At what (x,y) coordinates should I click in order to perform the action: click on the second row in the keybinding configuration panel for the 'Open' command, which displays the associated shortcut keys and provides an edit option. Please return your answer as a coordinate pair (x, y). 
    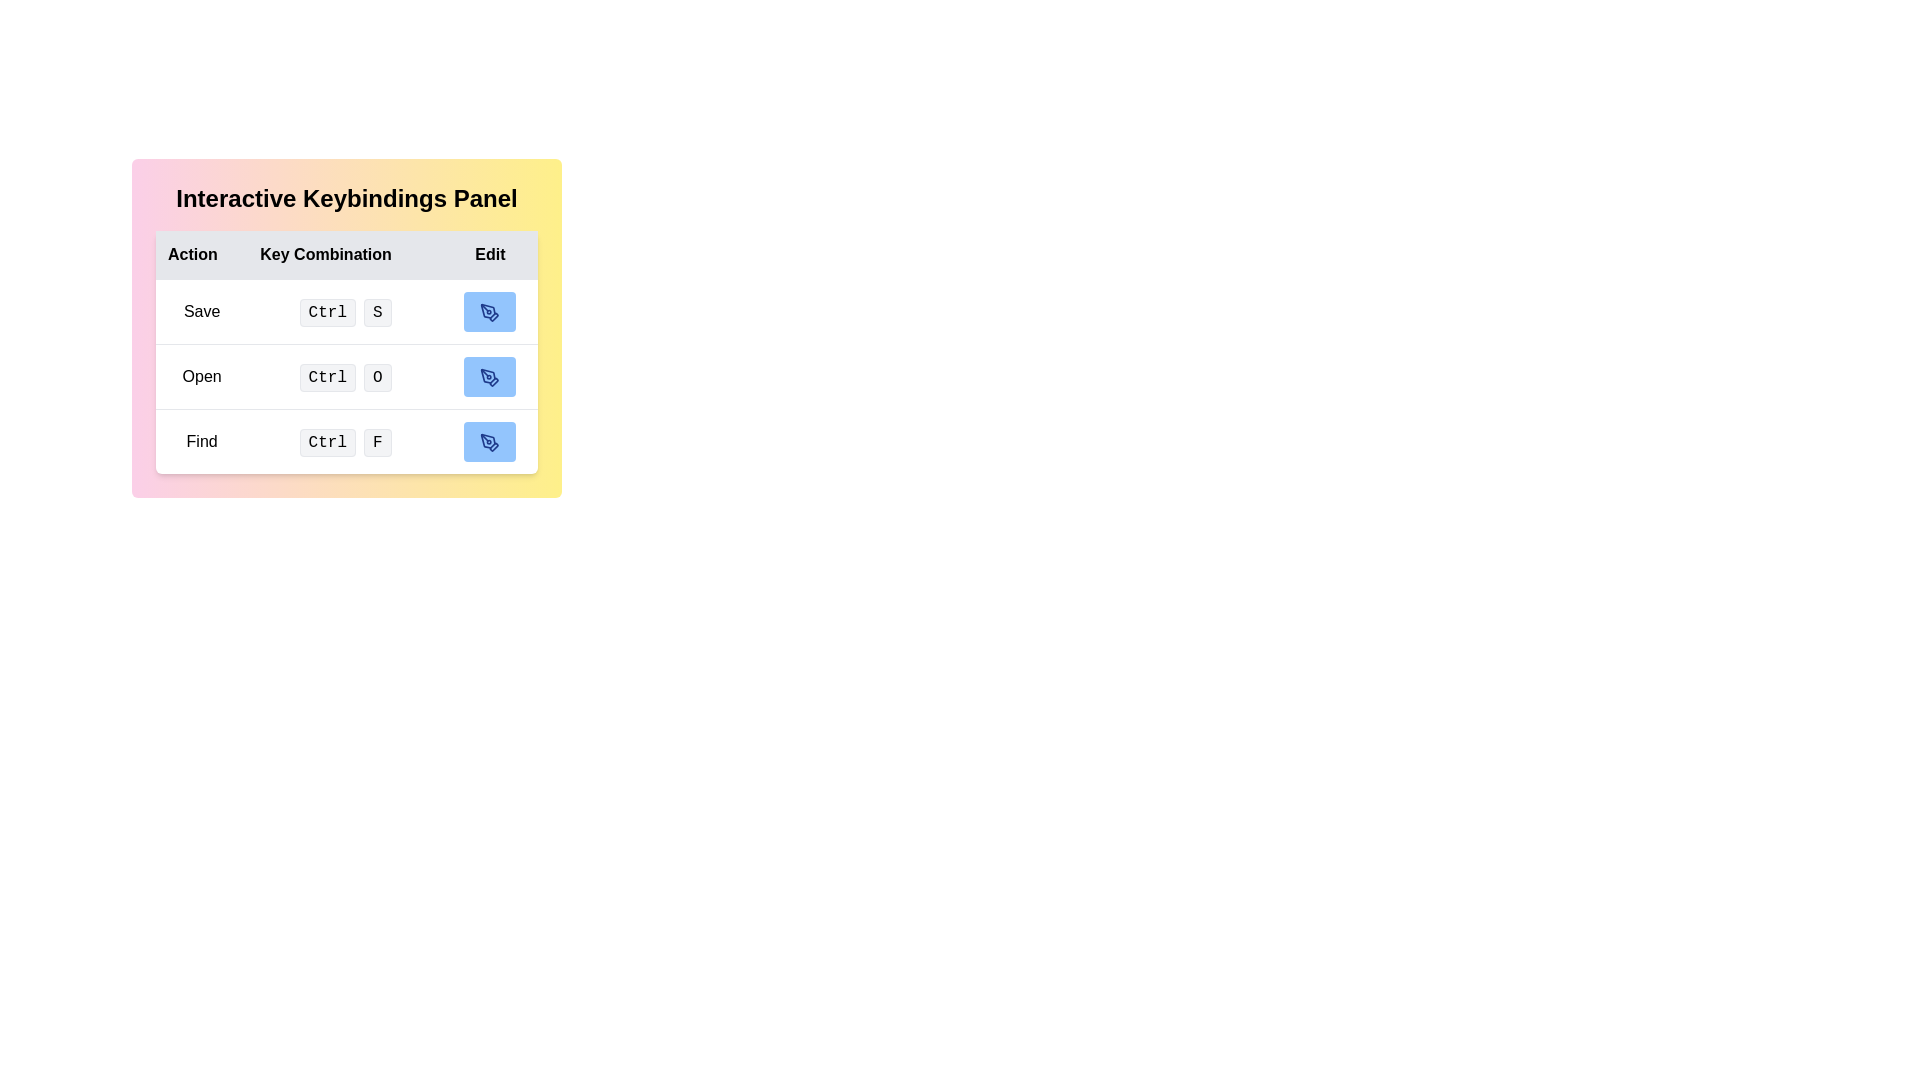
    Looking at the image, I should click on (346, 377).